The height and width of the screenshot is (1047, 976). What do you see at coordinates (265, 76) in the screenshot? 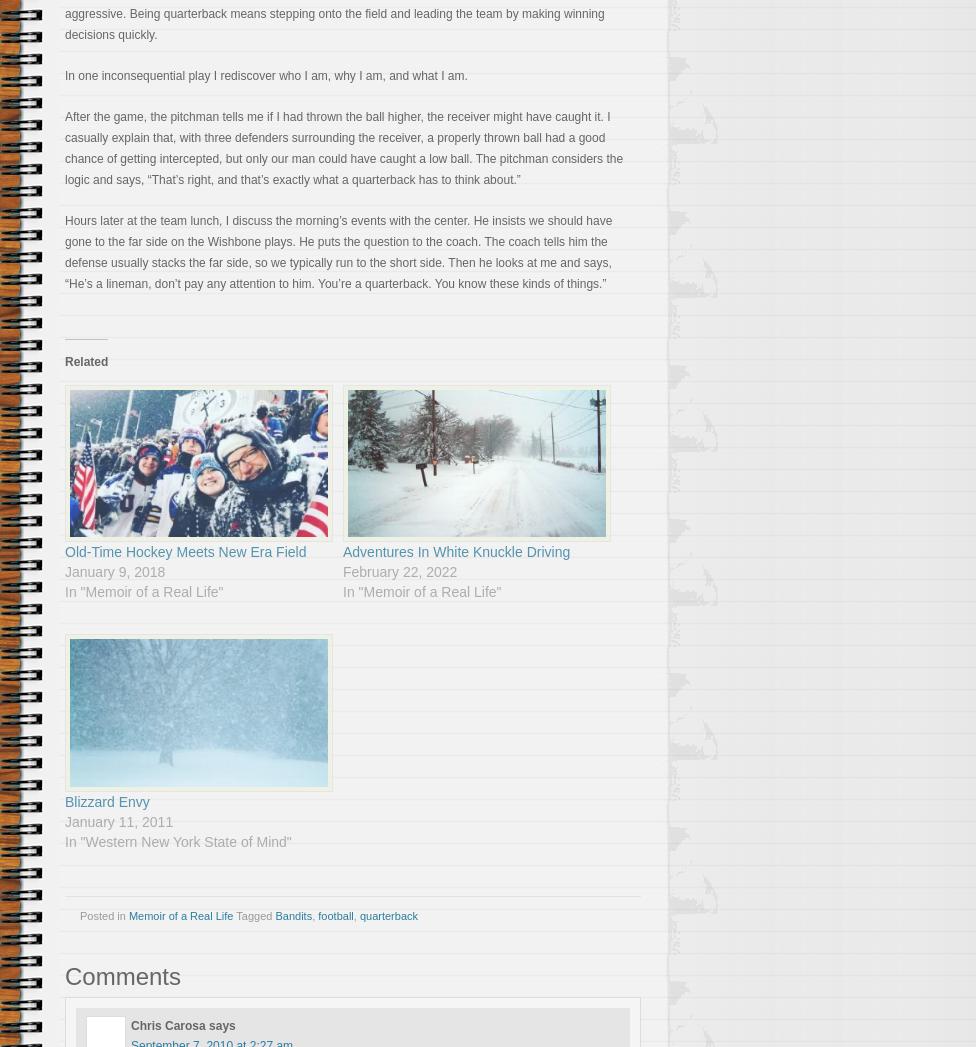
I see `'In one inconsequential play I rediscover who I am, why I am, and what I am.'` at bounding box center [265, 76].